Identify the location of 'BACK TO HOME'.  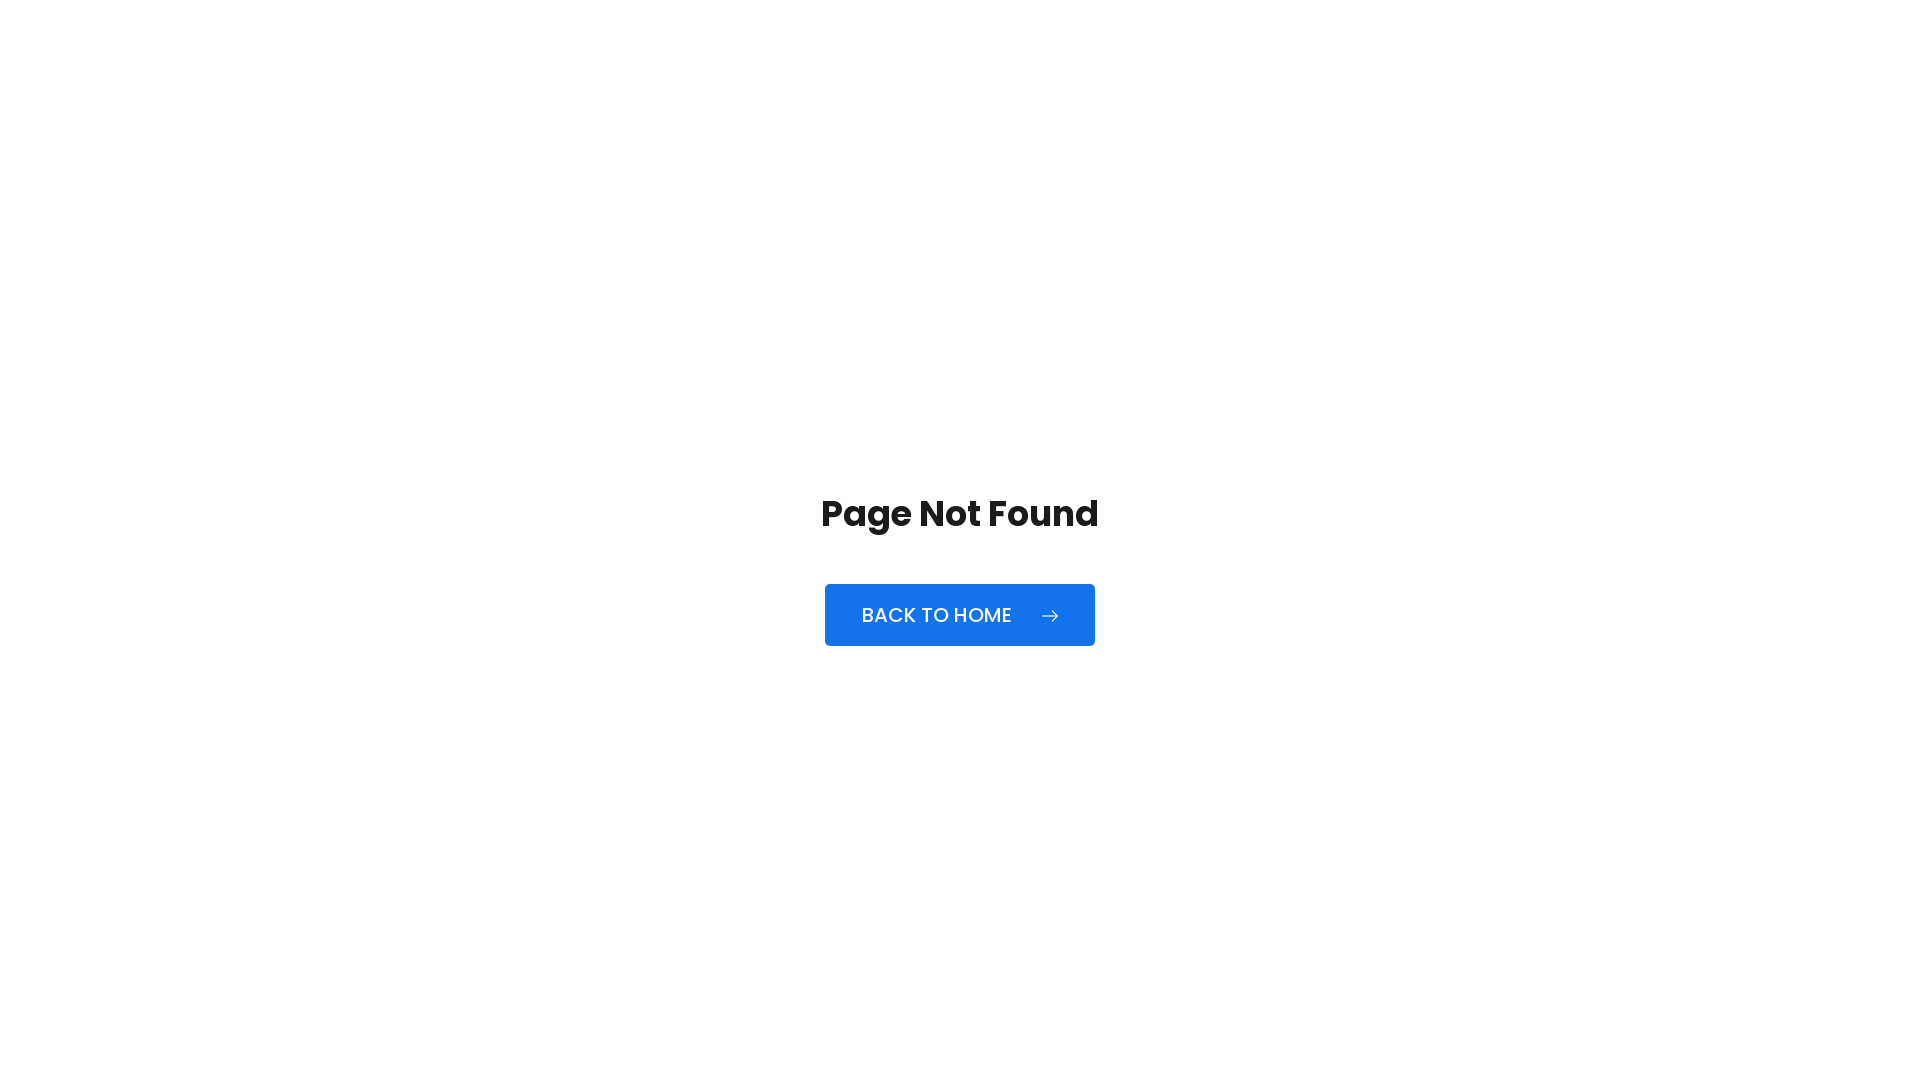
(960, 613).